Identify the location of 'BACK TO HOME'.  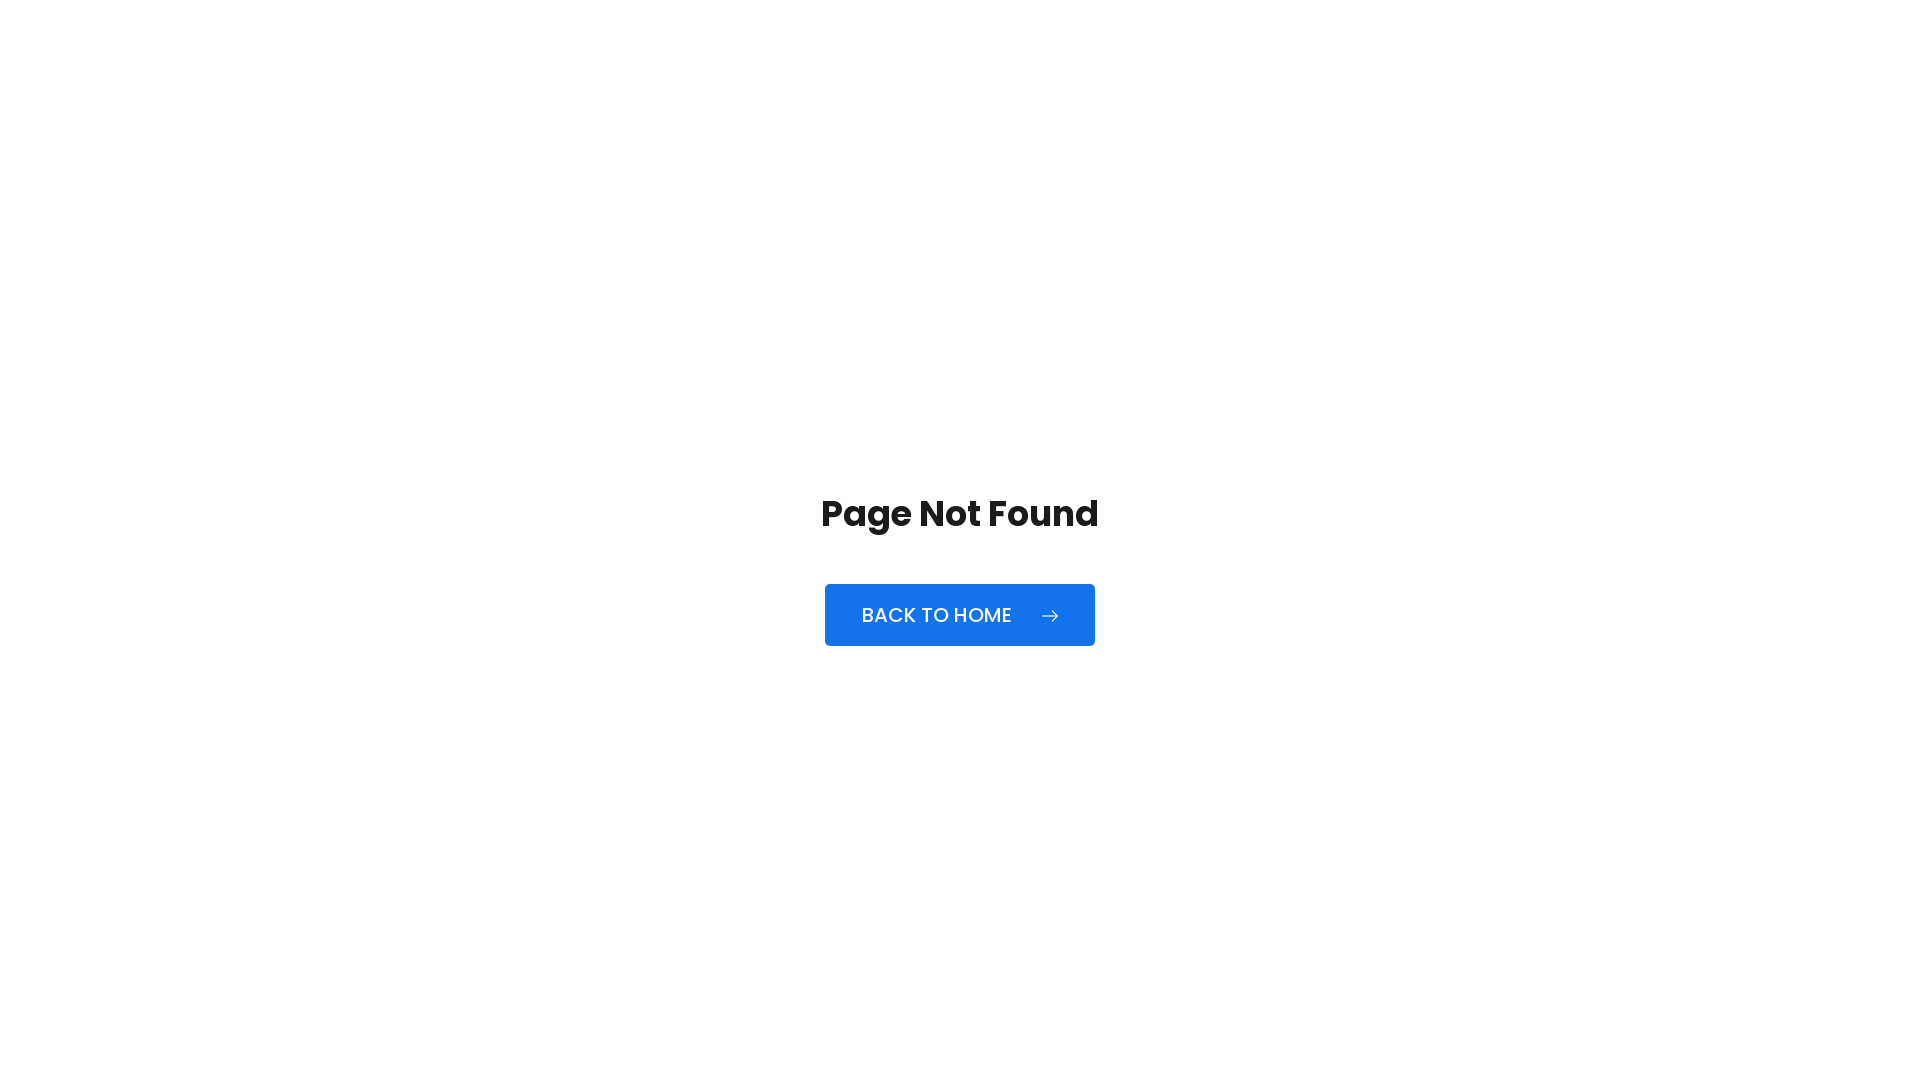
(960, 613).